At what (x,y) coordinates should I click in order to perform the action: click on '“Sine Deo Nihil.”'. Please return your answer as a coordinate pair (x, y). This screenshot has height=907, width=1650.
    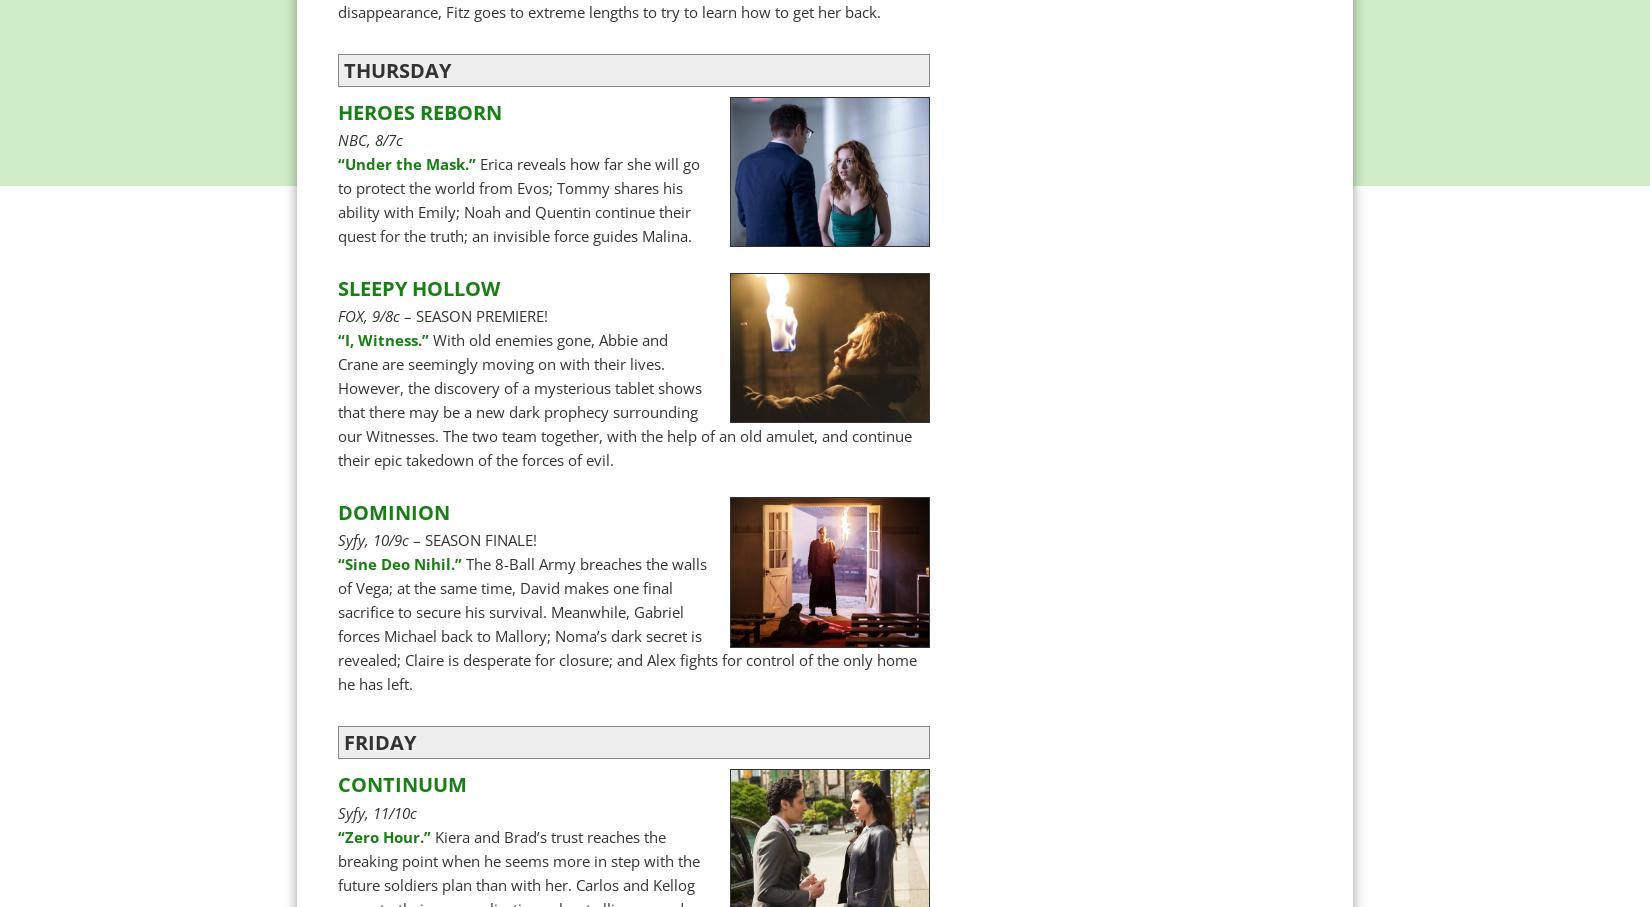
    Looking at the image, I should click on (337, 563).